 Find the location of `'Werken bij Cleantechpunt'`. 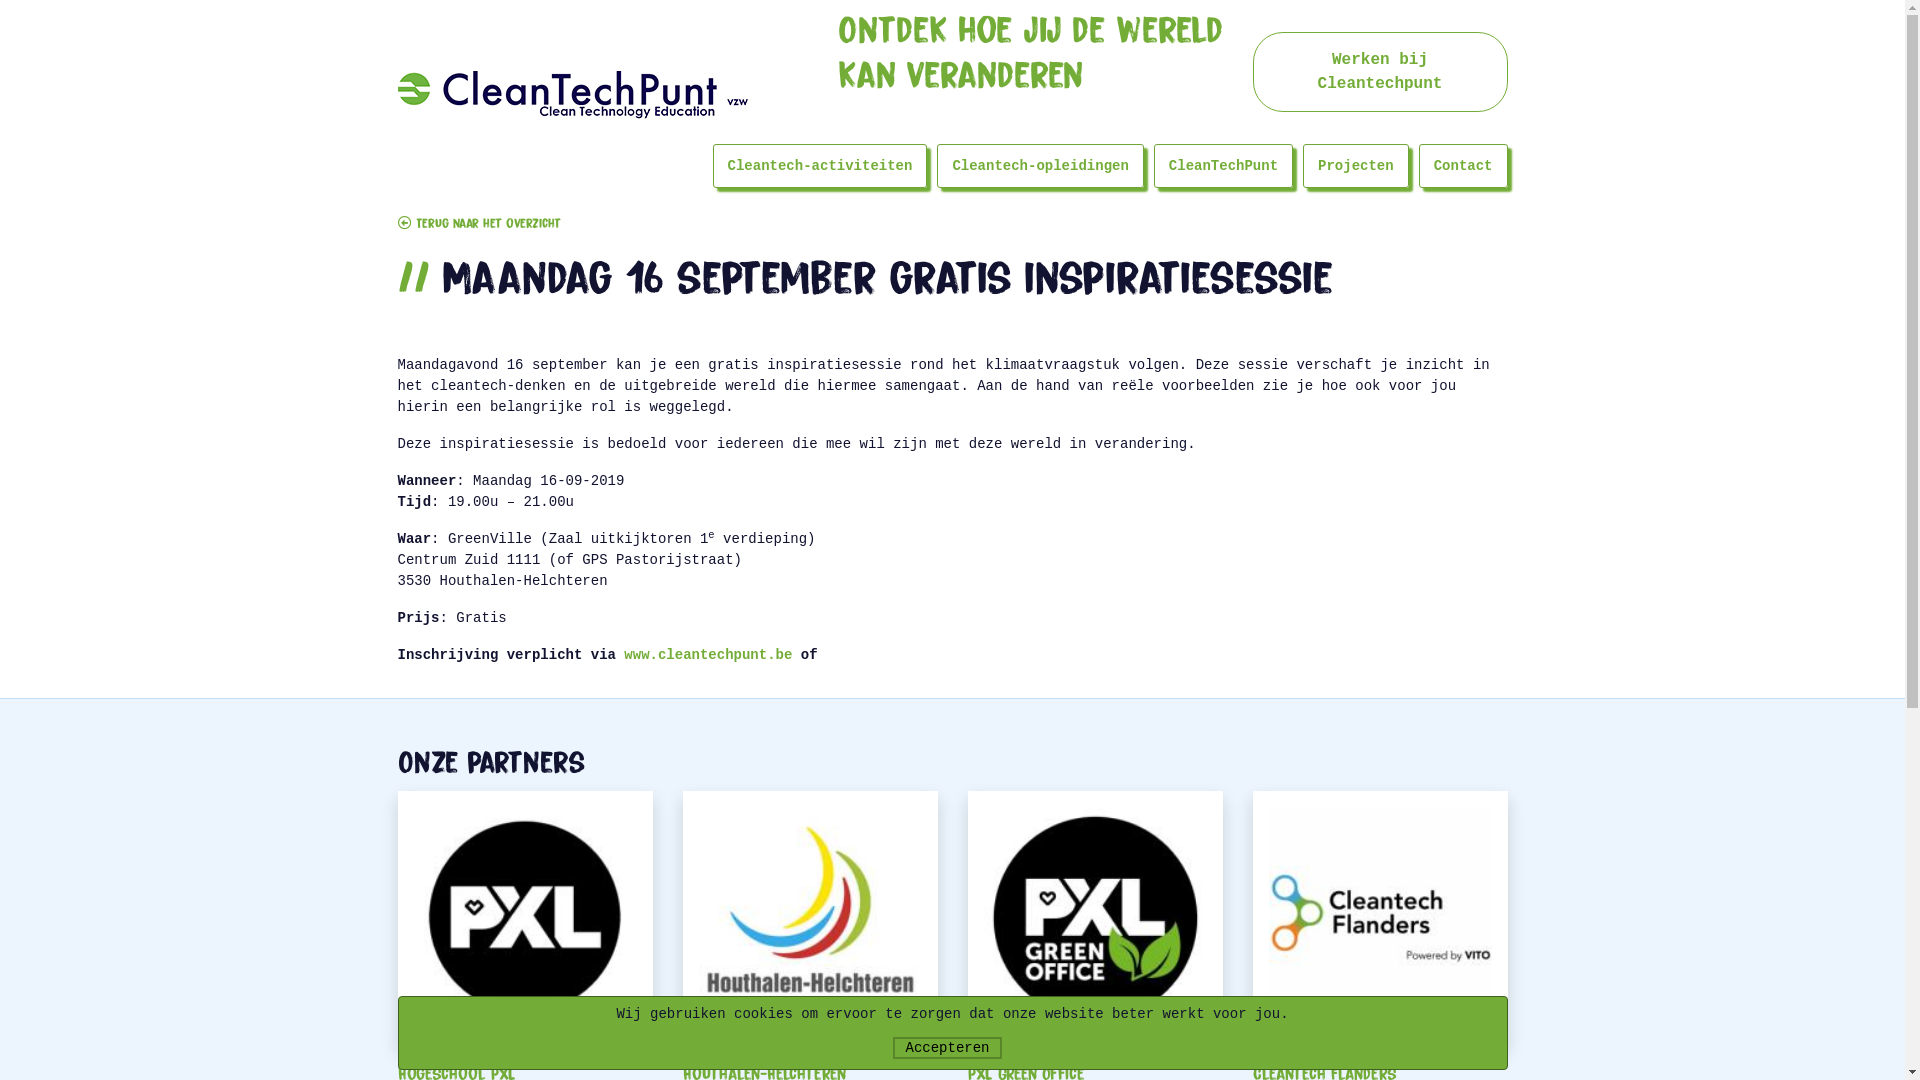

'Werken bij Cleantechpunt' is located at coordinates (1378, 71).